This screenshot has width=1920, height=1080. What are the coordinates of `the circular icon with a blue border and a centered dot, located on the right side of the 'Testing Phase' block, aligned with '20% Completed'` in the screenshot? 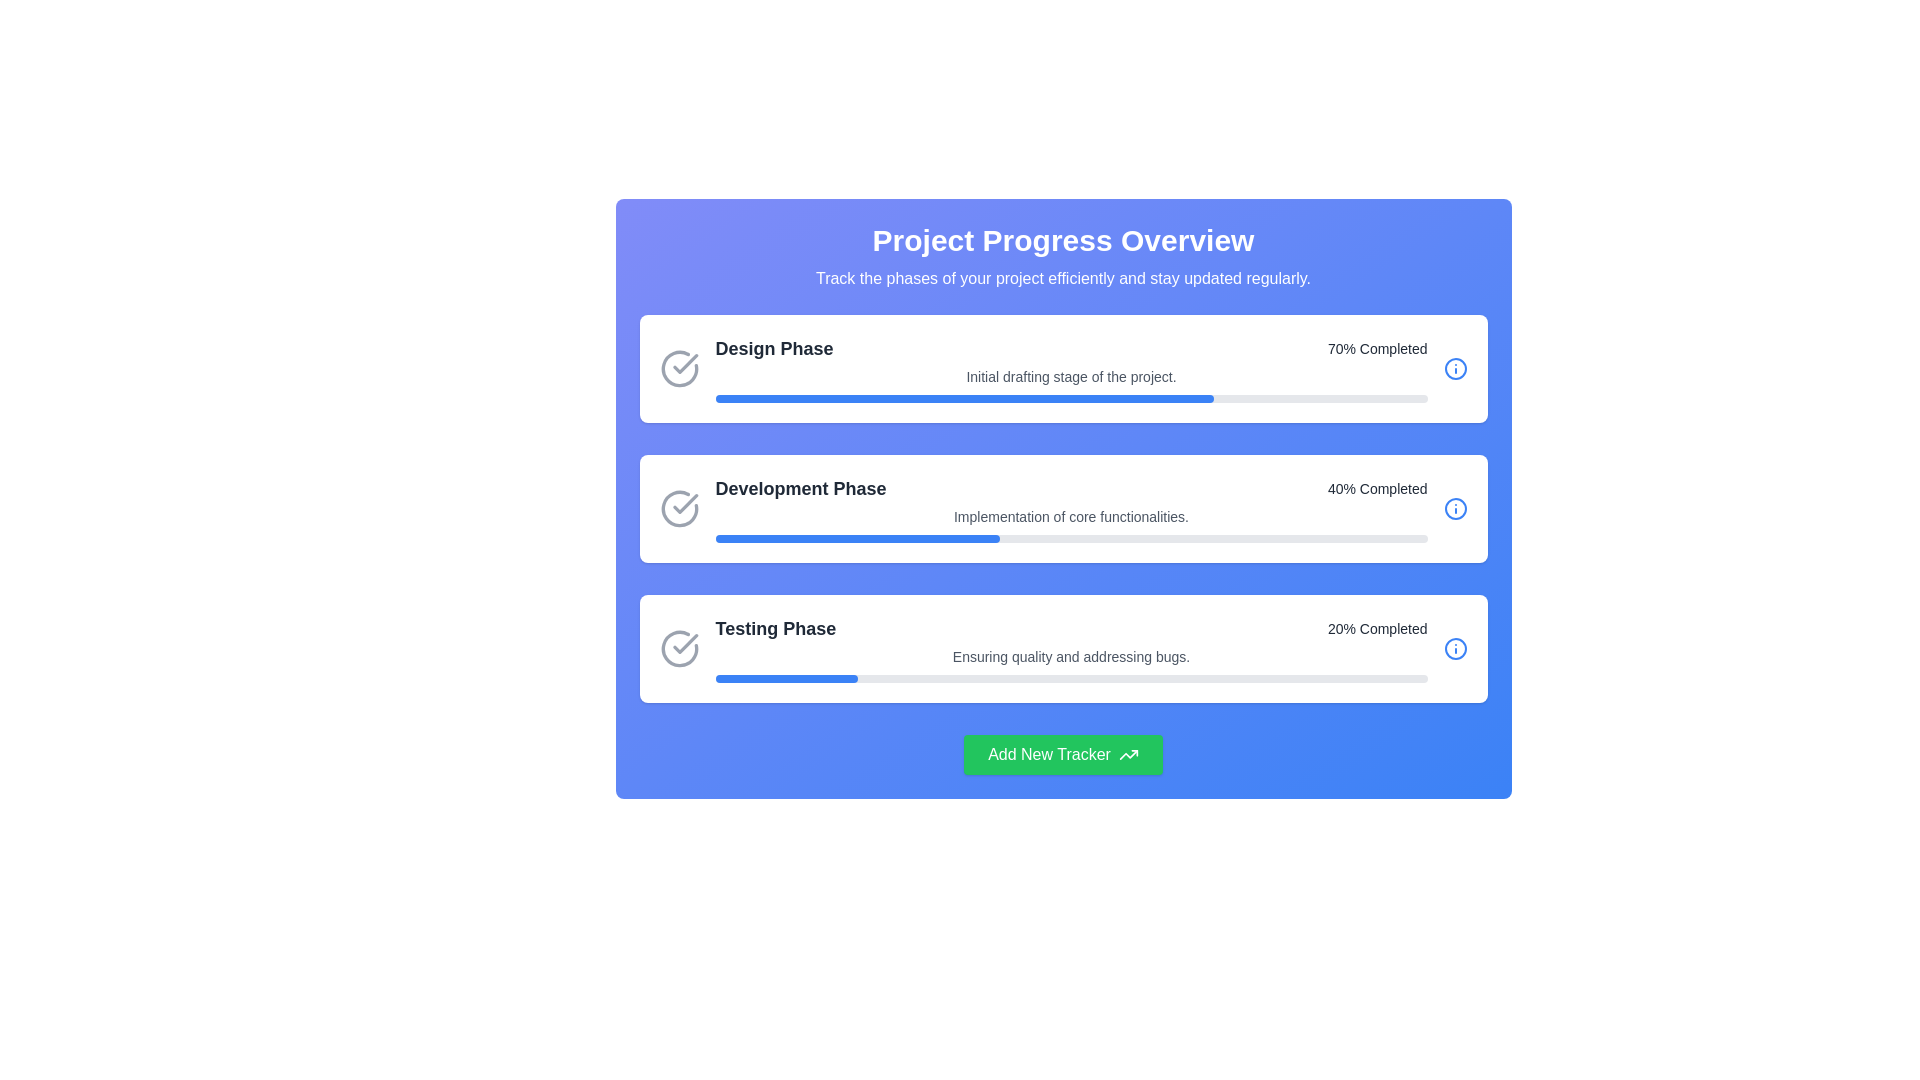 It's located at (1455, 648).